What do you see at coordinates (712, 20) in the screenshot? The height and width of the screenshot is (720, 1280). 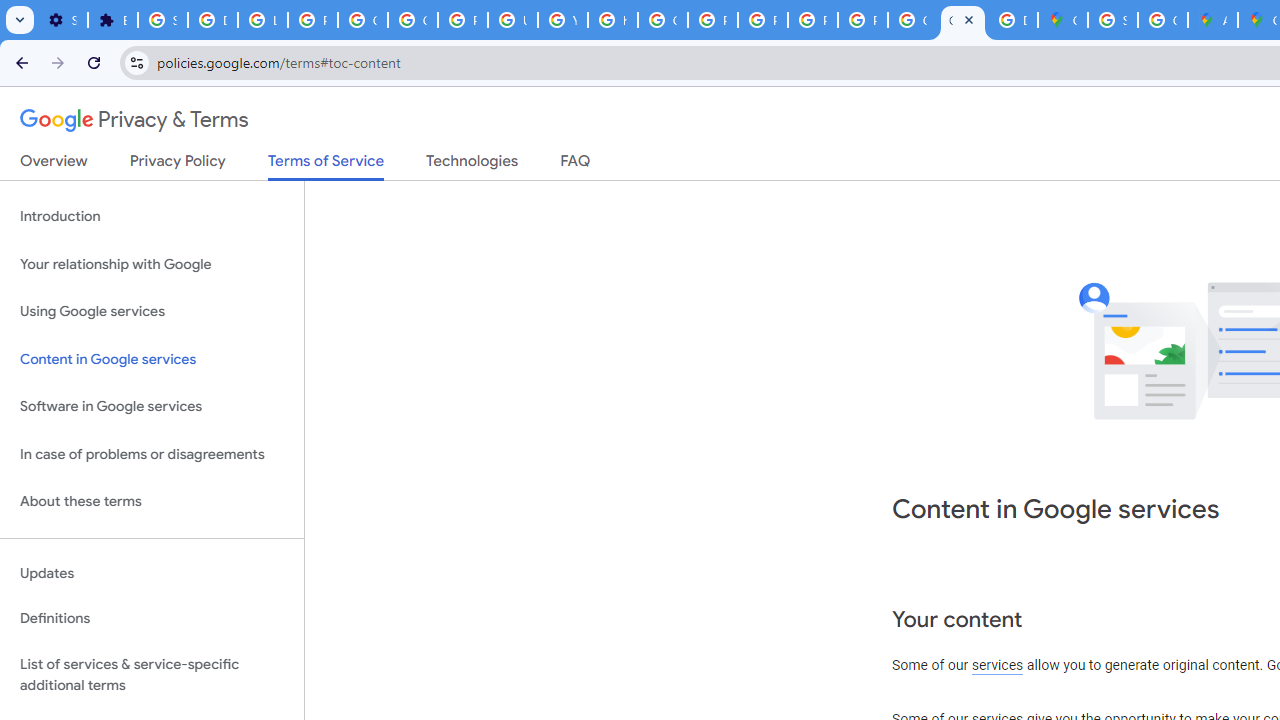 I see `'Privacy Help Center - Policies Help'` at bounding box center [712, 20].